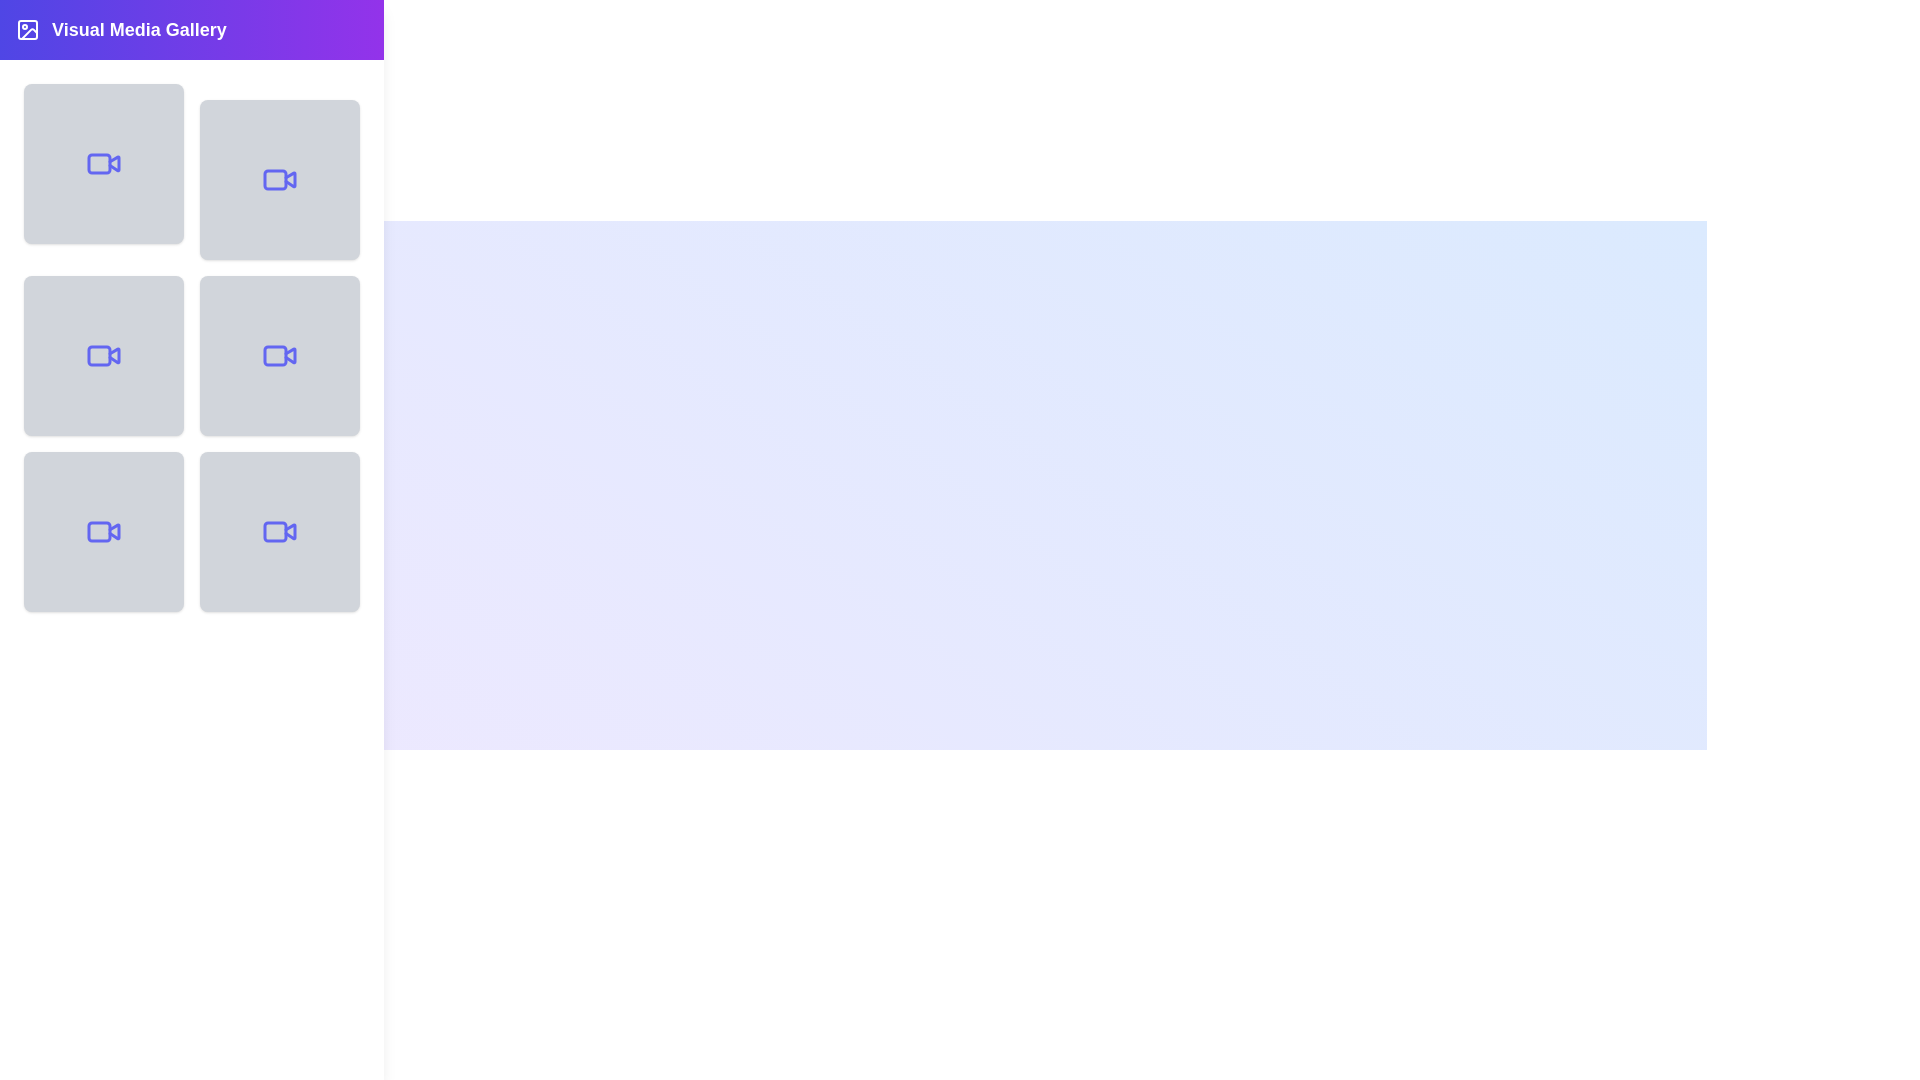  I want to click on the toggle button to toggle the visibility of the media gallery drawer, so click(44, 45).